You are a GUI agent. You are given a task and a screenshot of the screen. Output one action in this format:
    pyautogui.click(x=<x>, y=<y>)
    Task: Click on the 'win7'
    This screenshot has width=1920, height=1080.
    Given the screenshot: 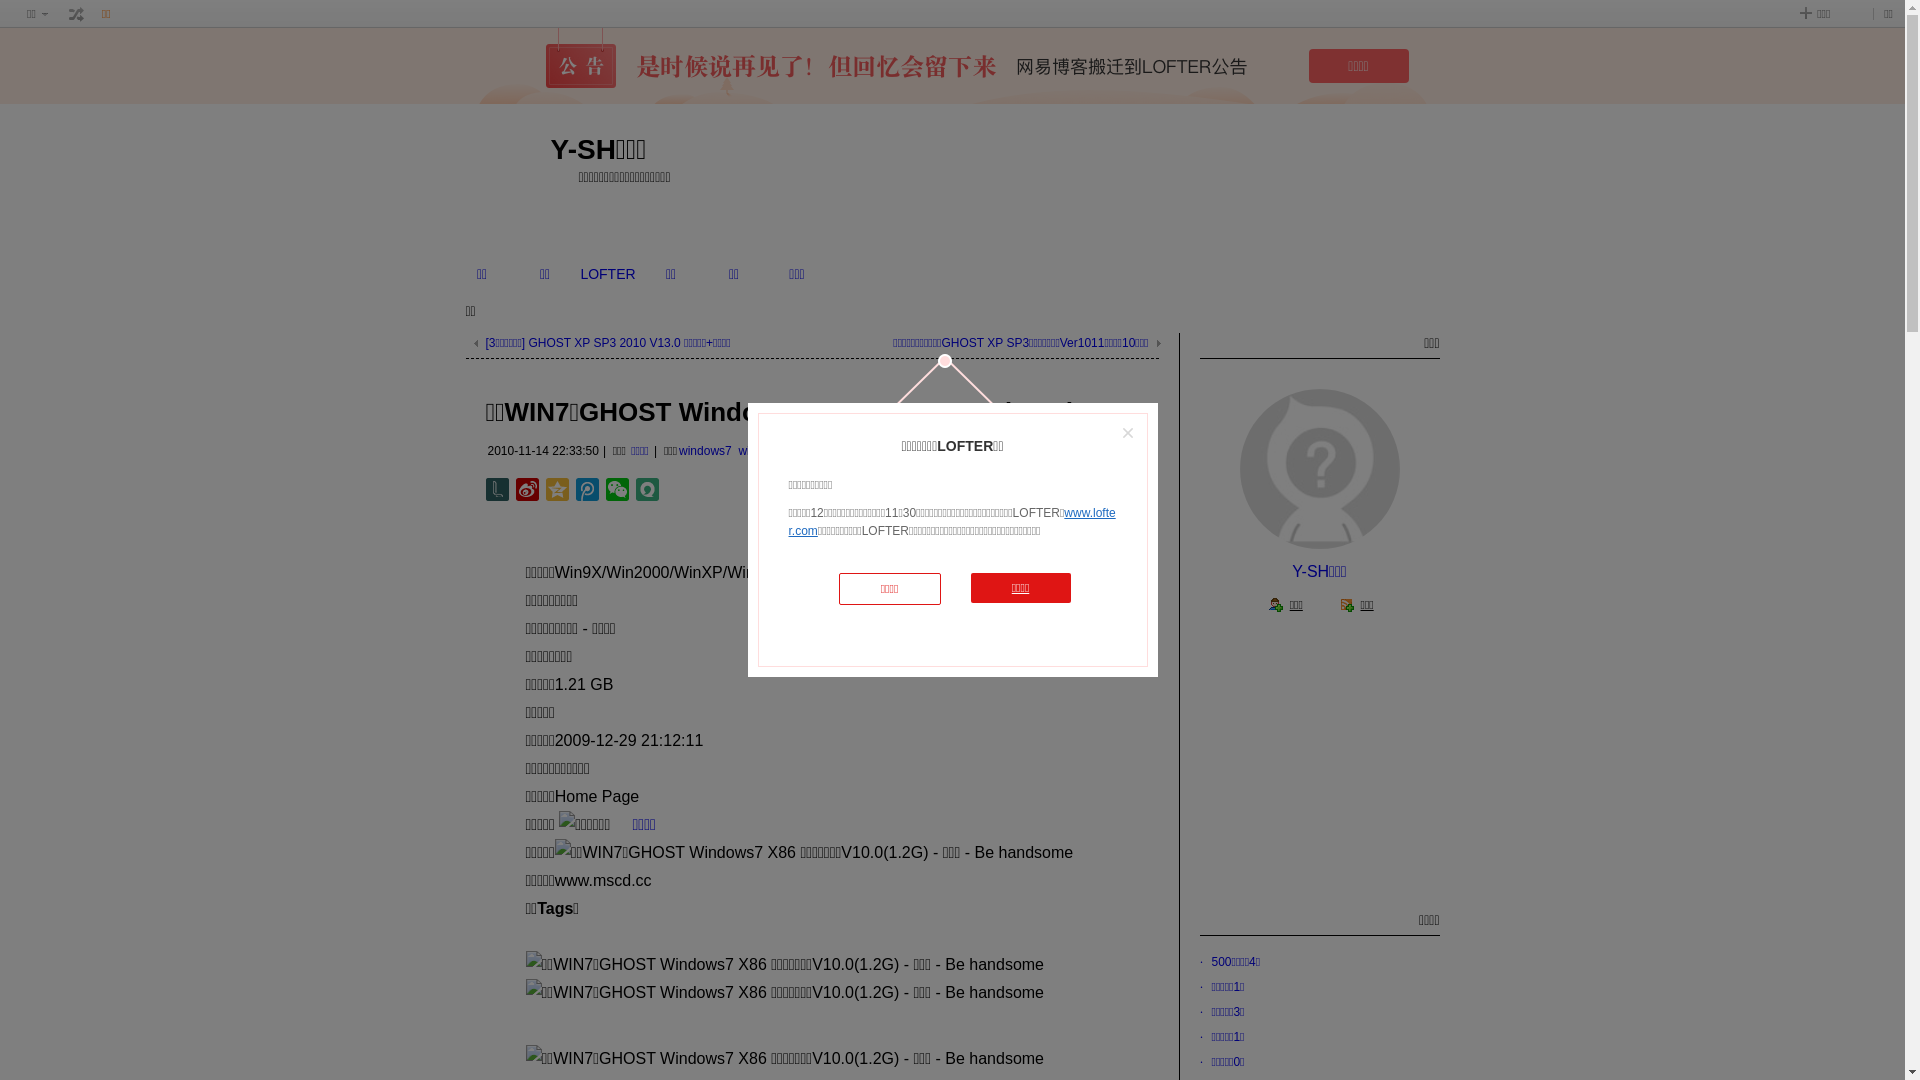 What is the action you would take?
    pyautogui.click(x=749, y=451)
    